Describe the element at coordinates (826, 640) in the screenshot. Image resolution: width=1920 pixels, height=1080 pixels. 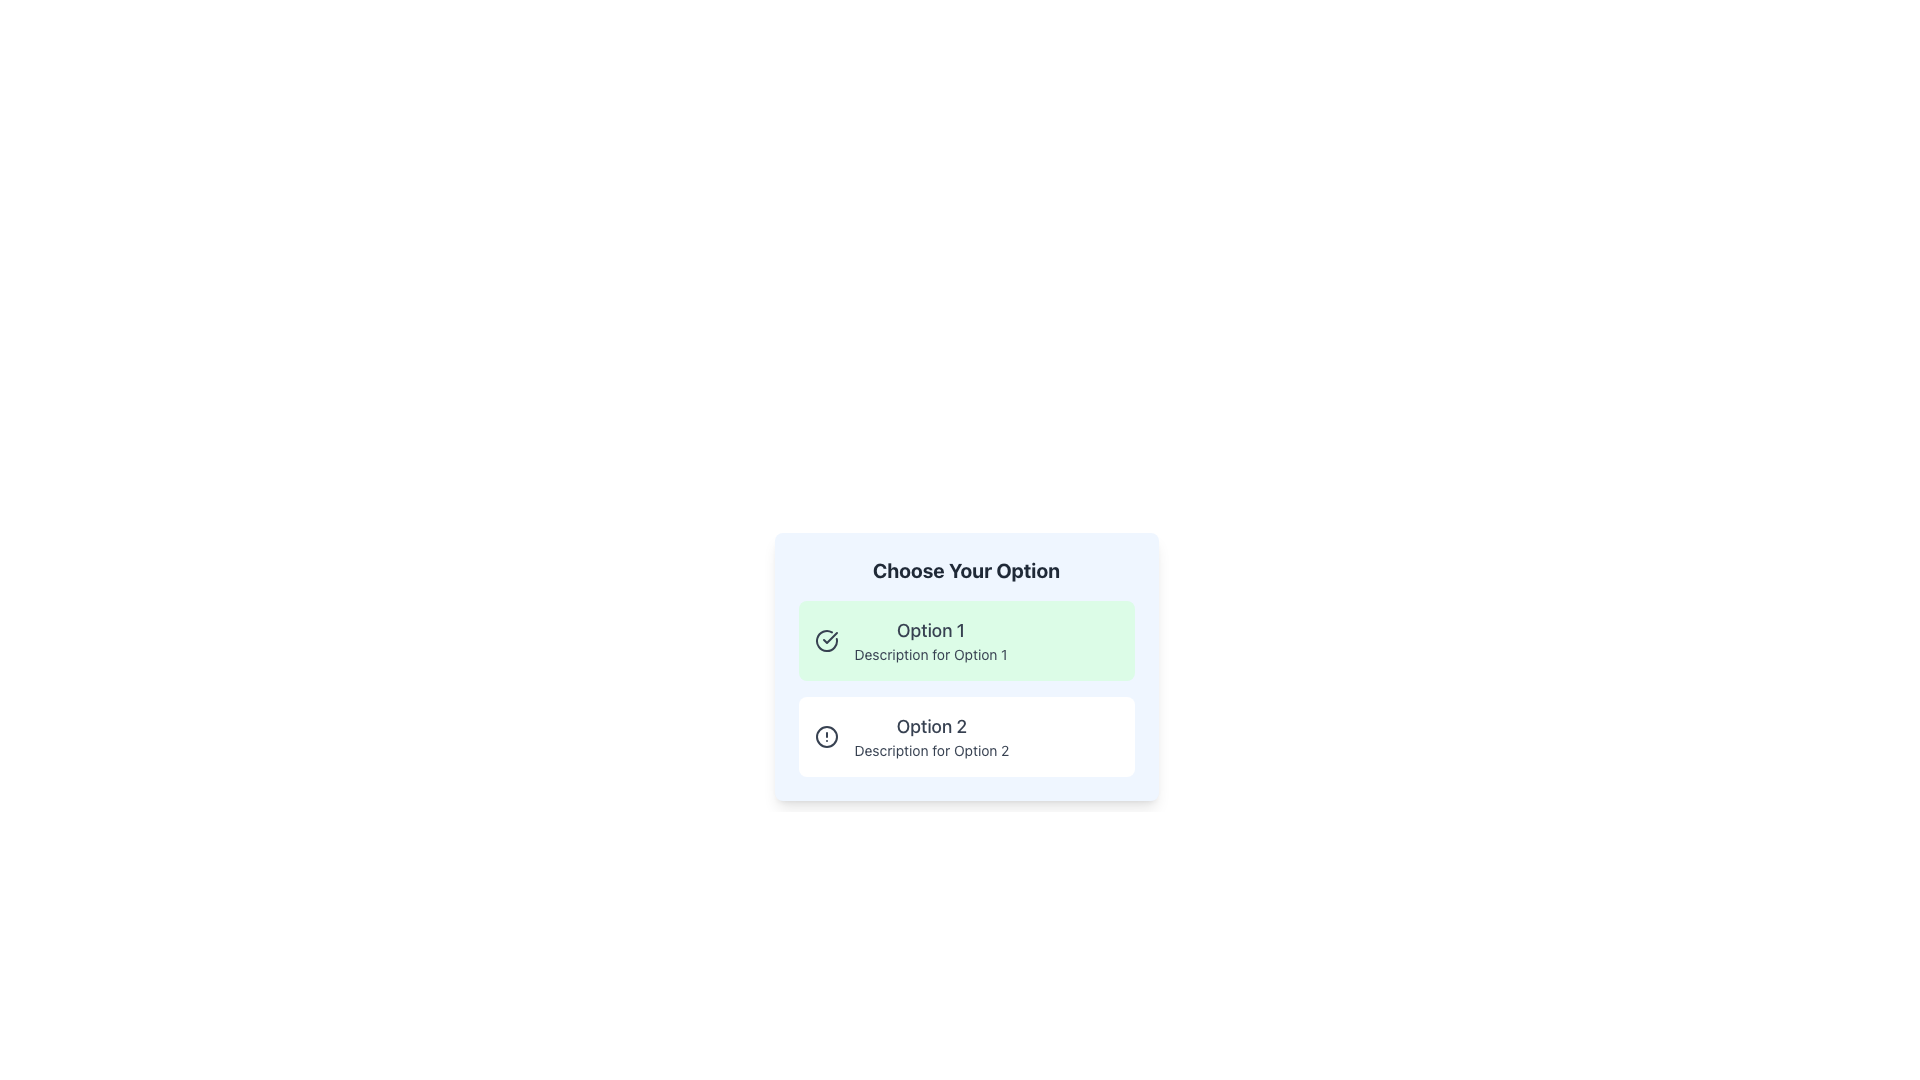
I see `the circular icon with a checkmark inside, which is styled in gray and located to the left of the text 'Option 1'` at that location.